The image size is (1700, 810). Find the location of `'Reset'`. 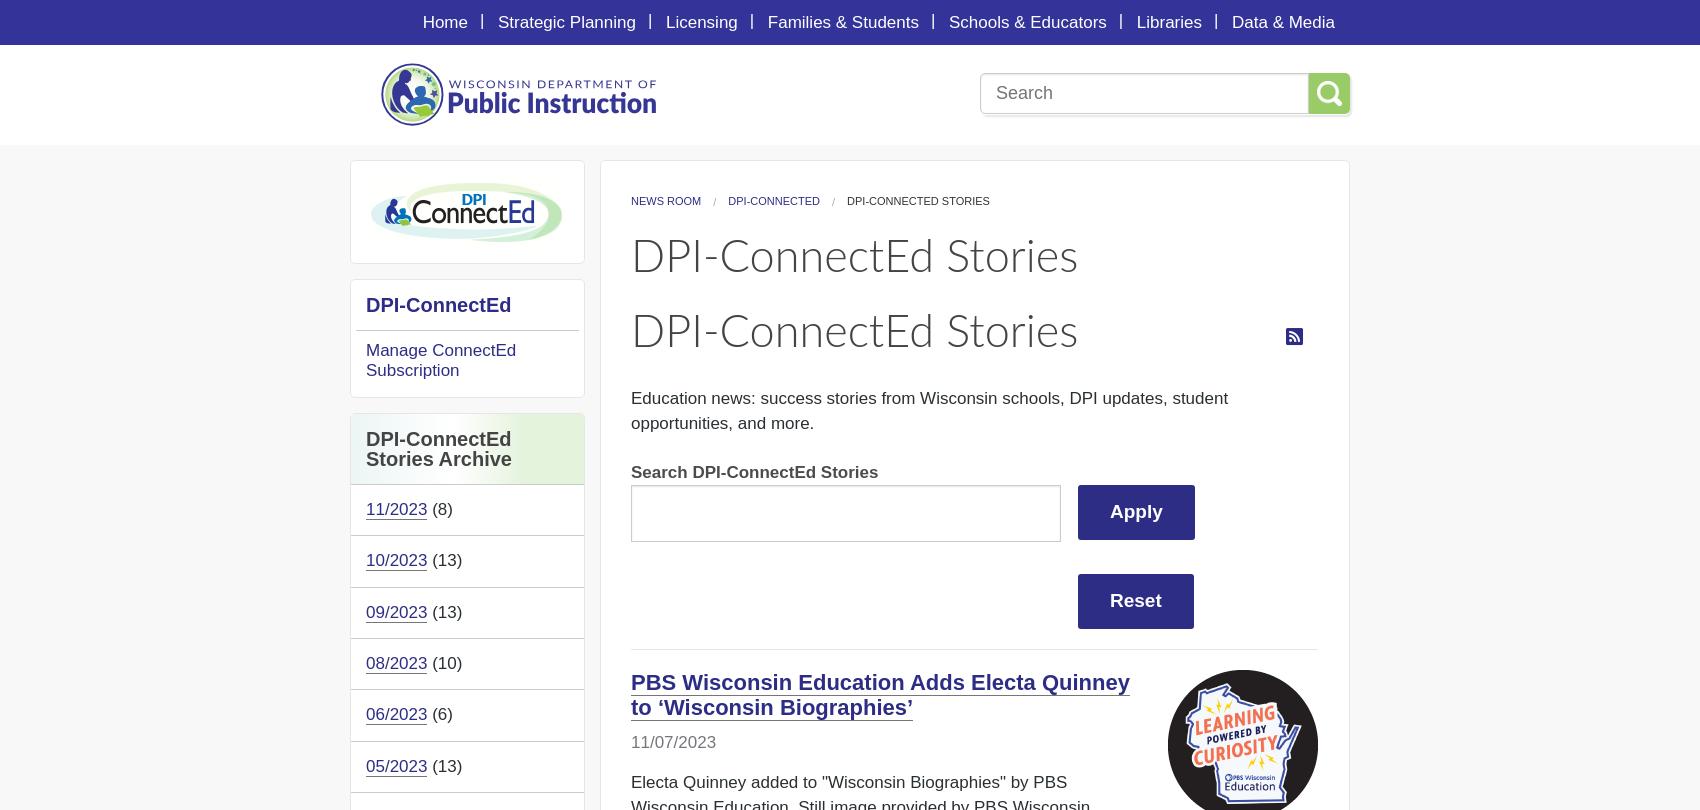

'Reset' is located at coordinates (1135, 600).